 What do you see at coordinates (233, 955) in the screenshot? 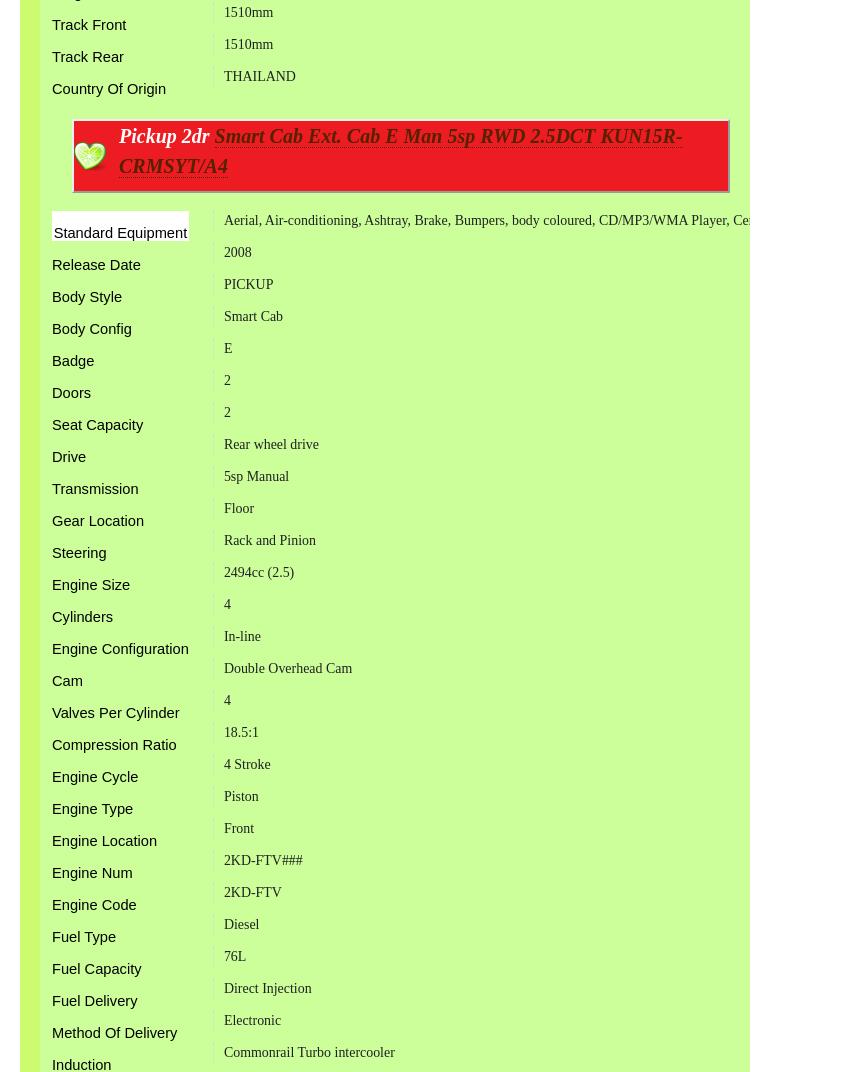
I see `'76L'` at bounding box center [233, 955].